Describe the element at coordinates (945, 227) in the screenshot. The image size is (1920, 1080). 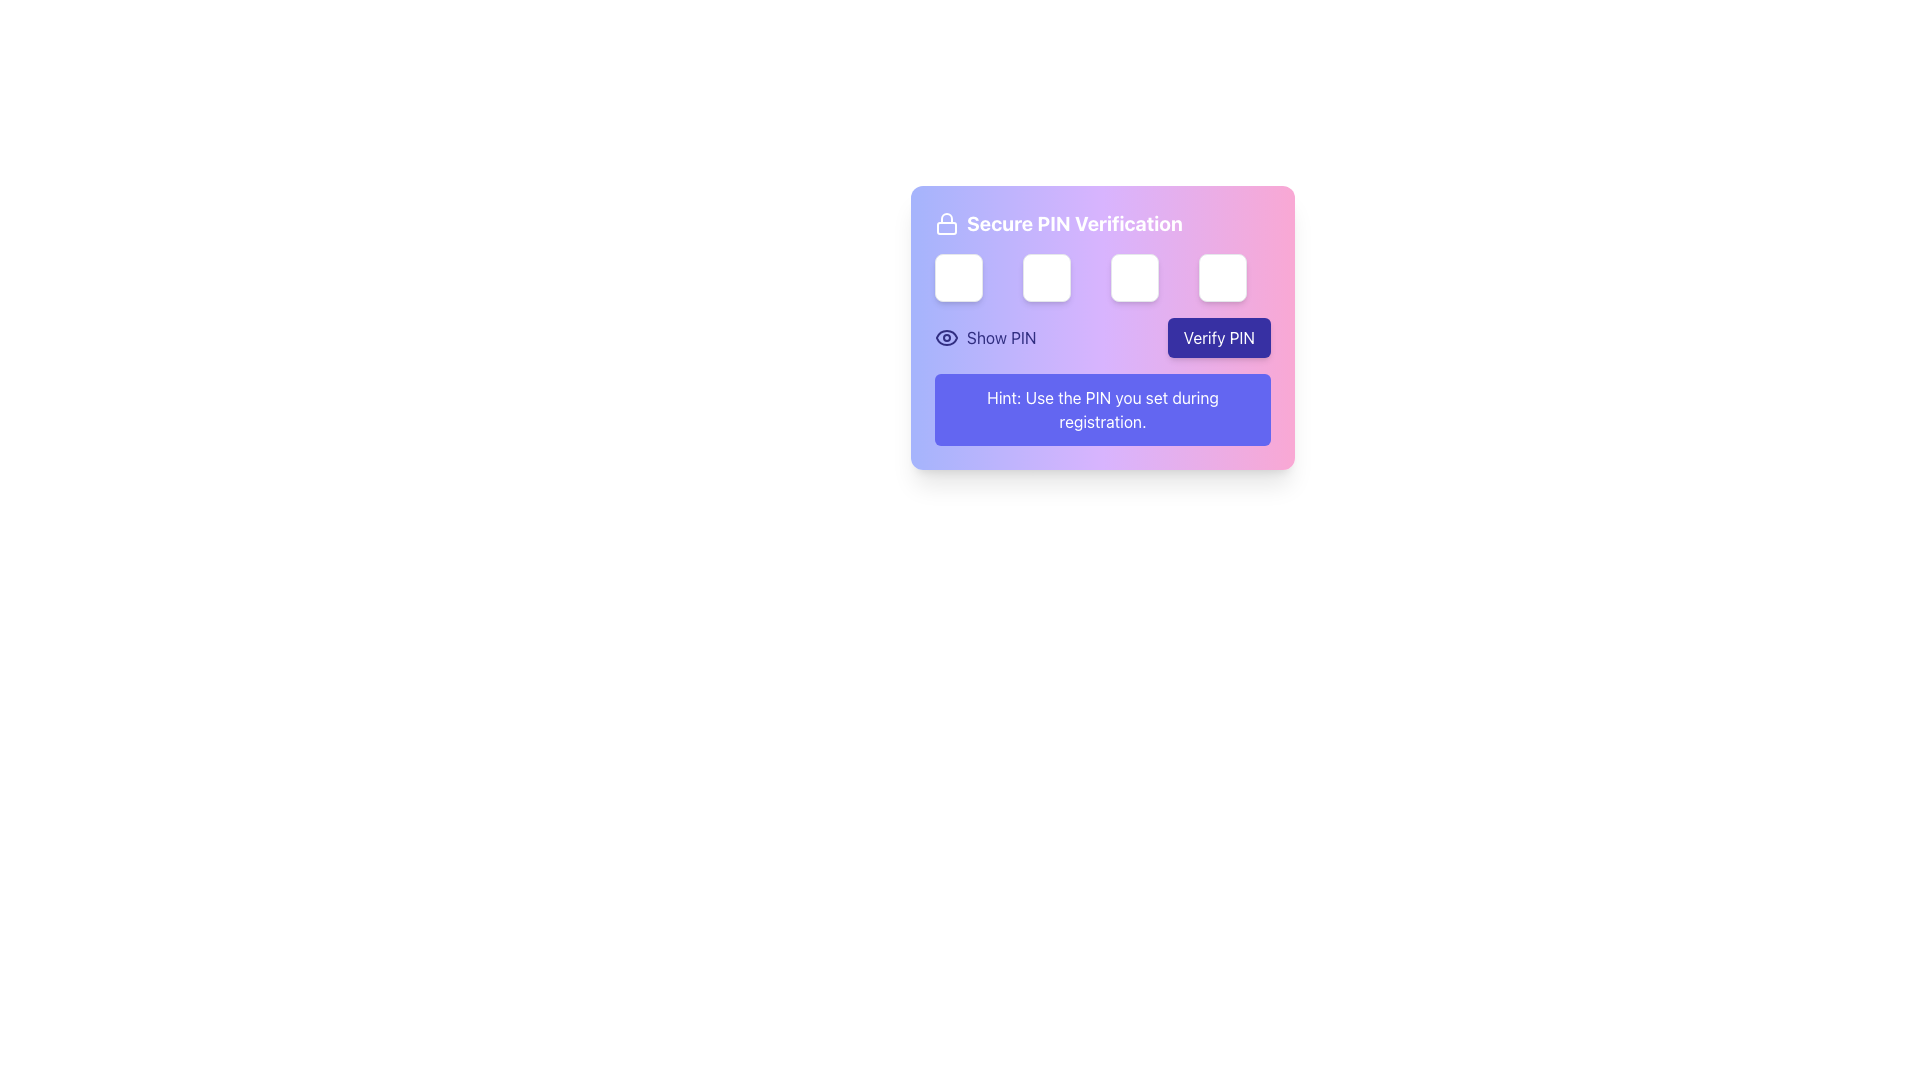
I see `the lock icon in the header of the 'Secure PIN Verification' modal dialog, which symbolizes security` at that location.